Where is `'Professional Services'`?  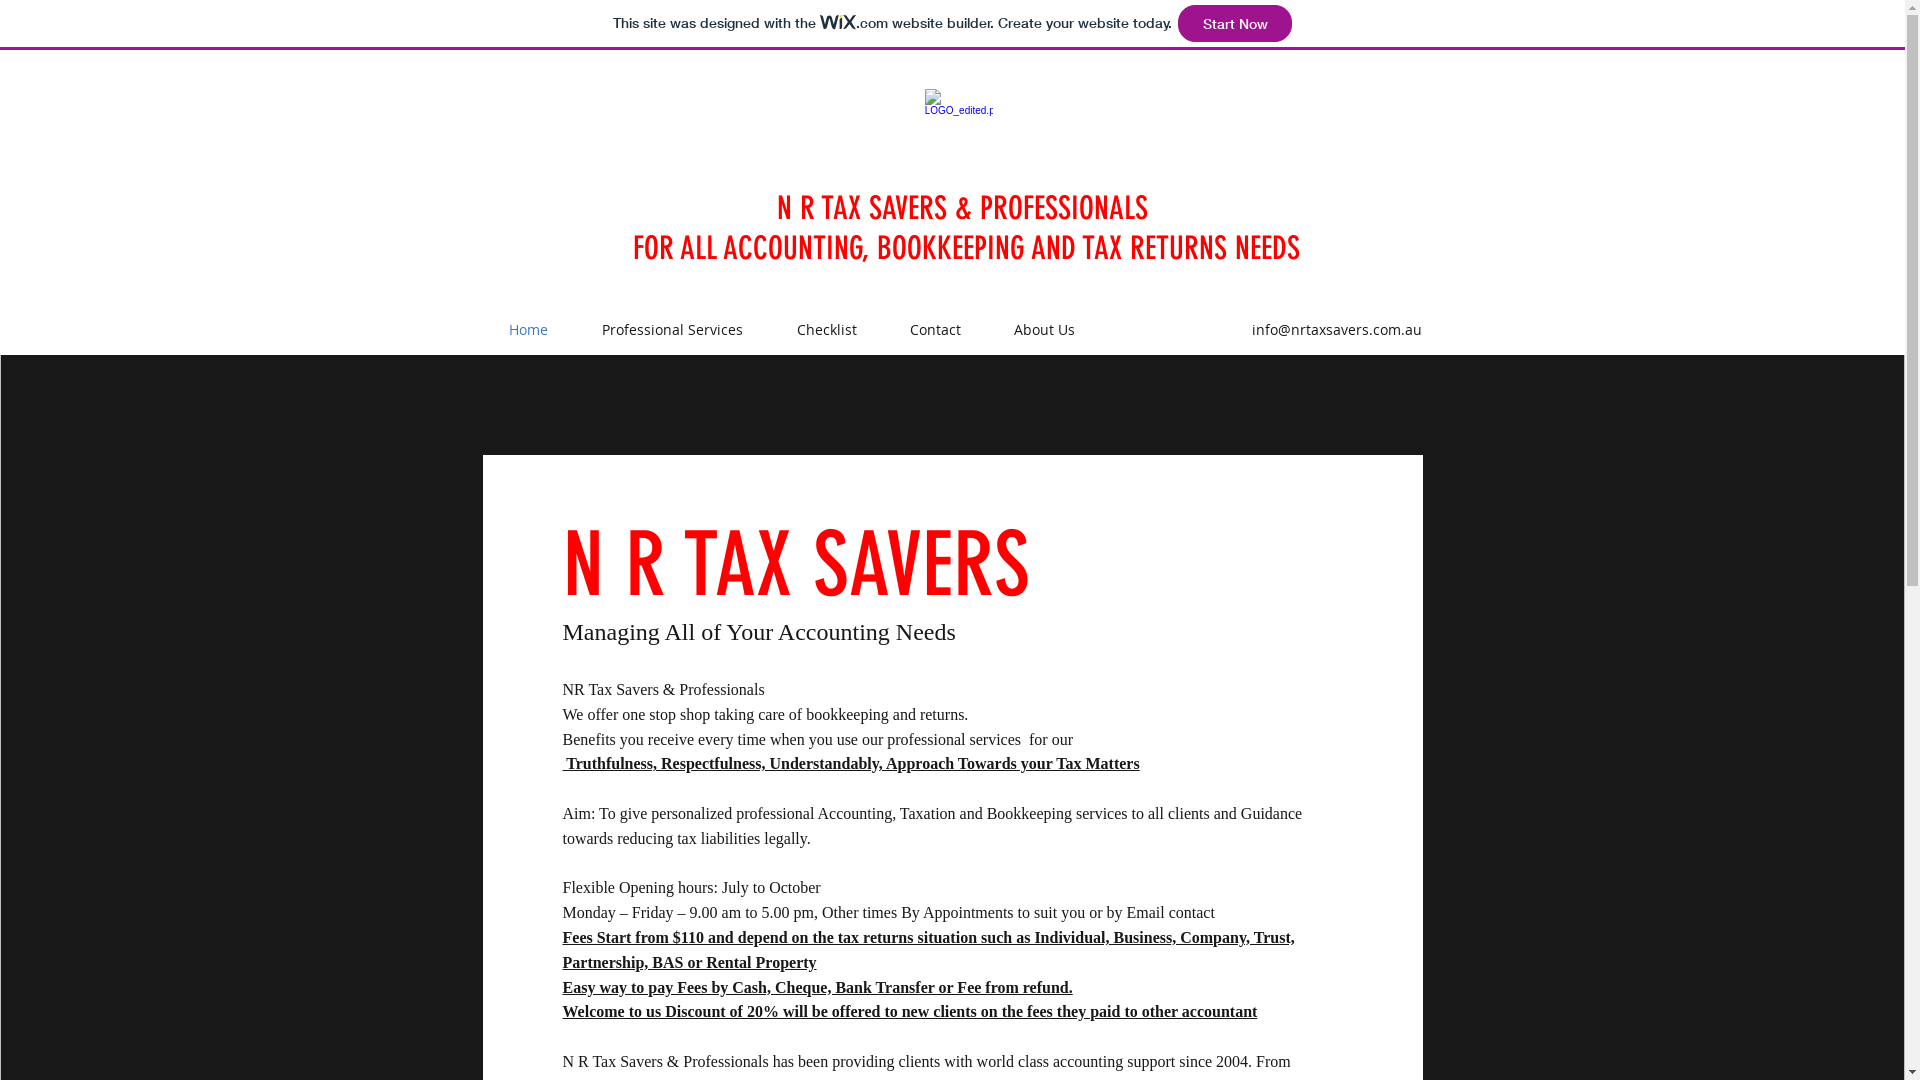
'Professional Services' is located at coordinates (672, 329).